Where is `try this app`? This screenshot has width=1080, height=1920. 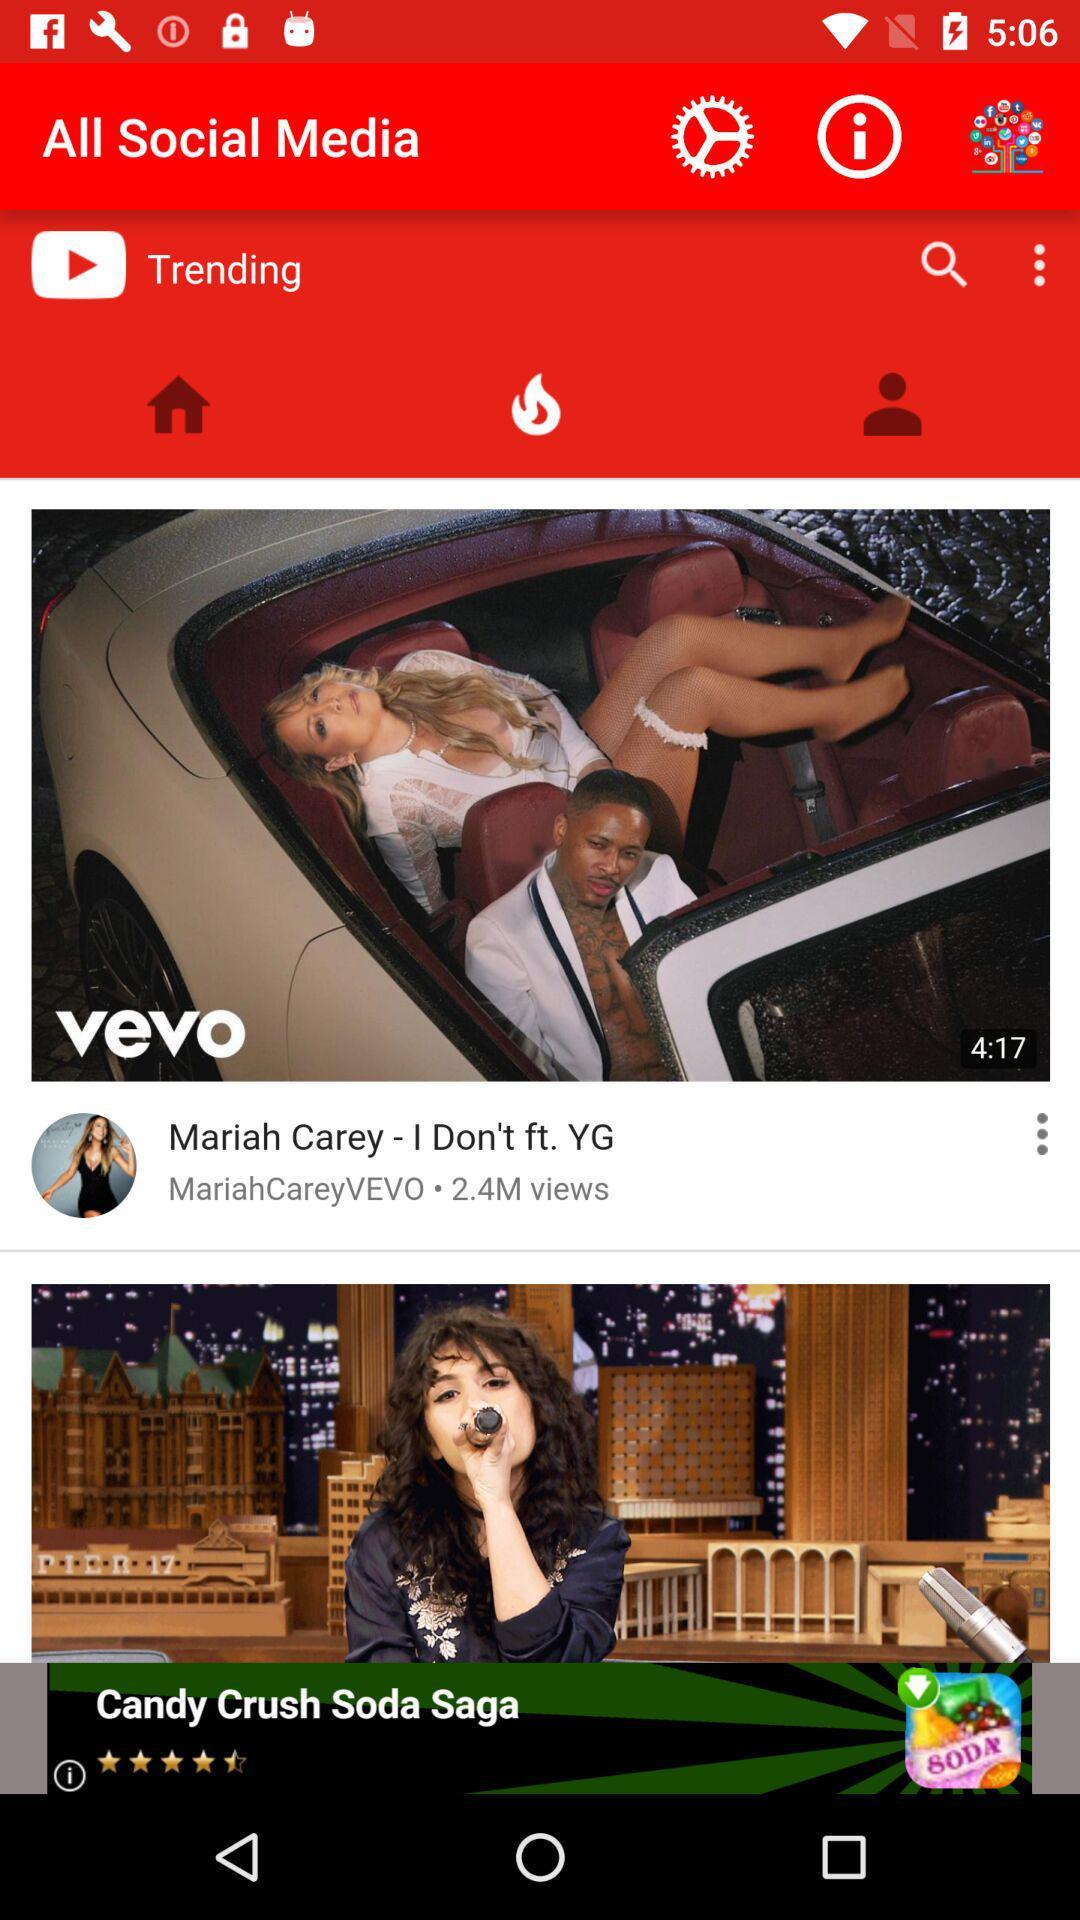
try this app is located at coordinates (538, 1727).